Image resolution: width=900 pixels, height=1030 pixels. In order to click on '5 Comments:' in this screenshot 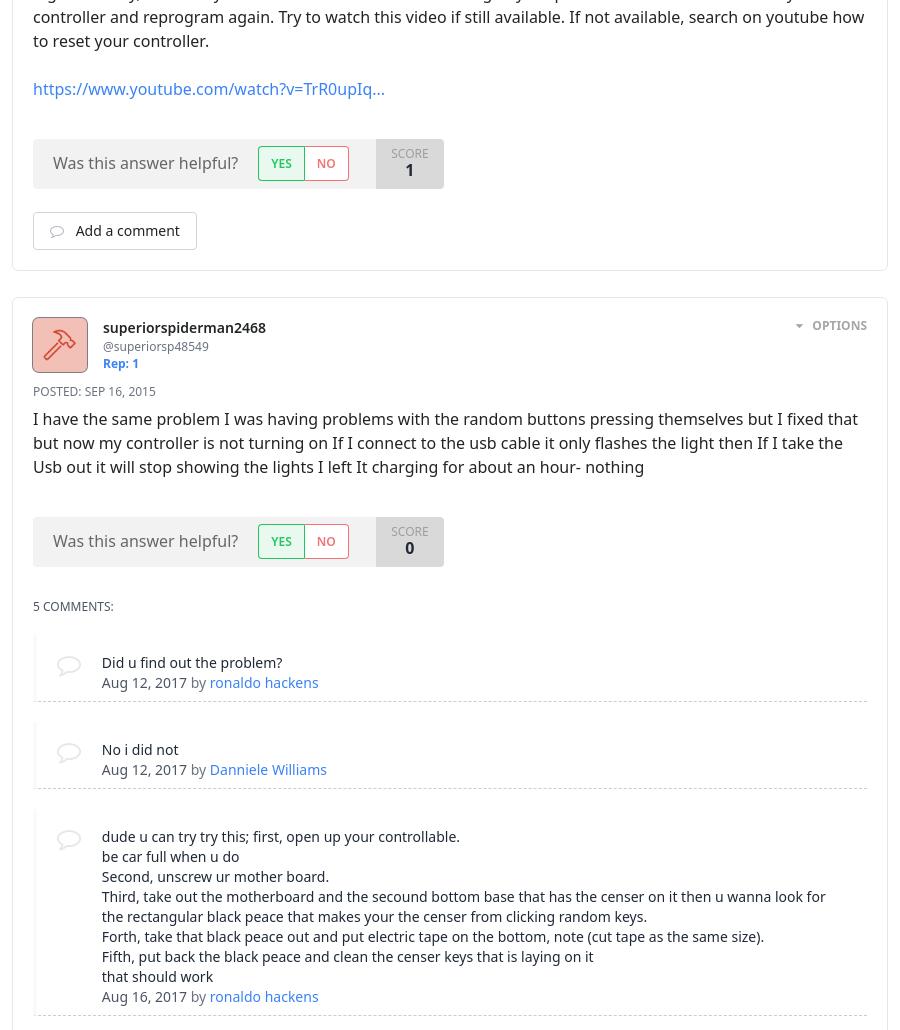, I will do `click(32, 604)`.